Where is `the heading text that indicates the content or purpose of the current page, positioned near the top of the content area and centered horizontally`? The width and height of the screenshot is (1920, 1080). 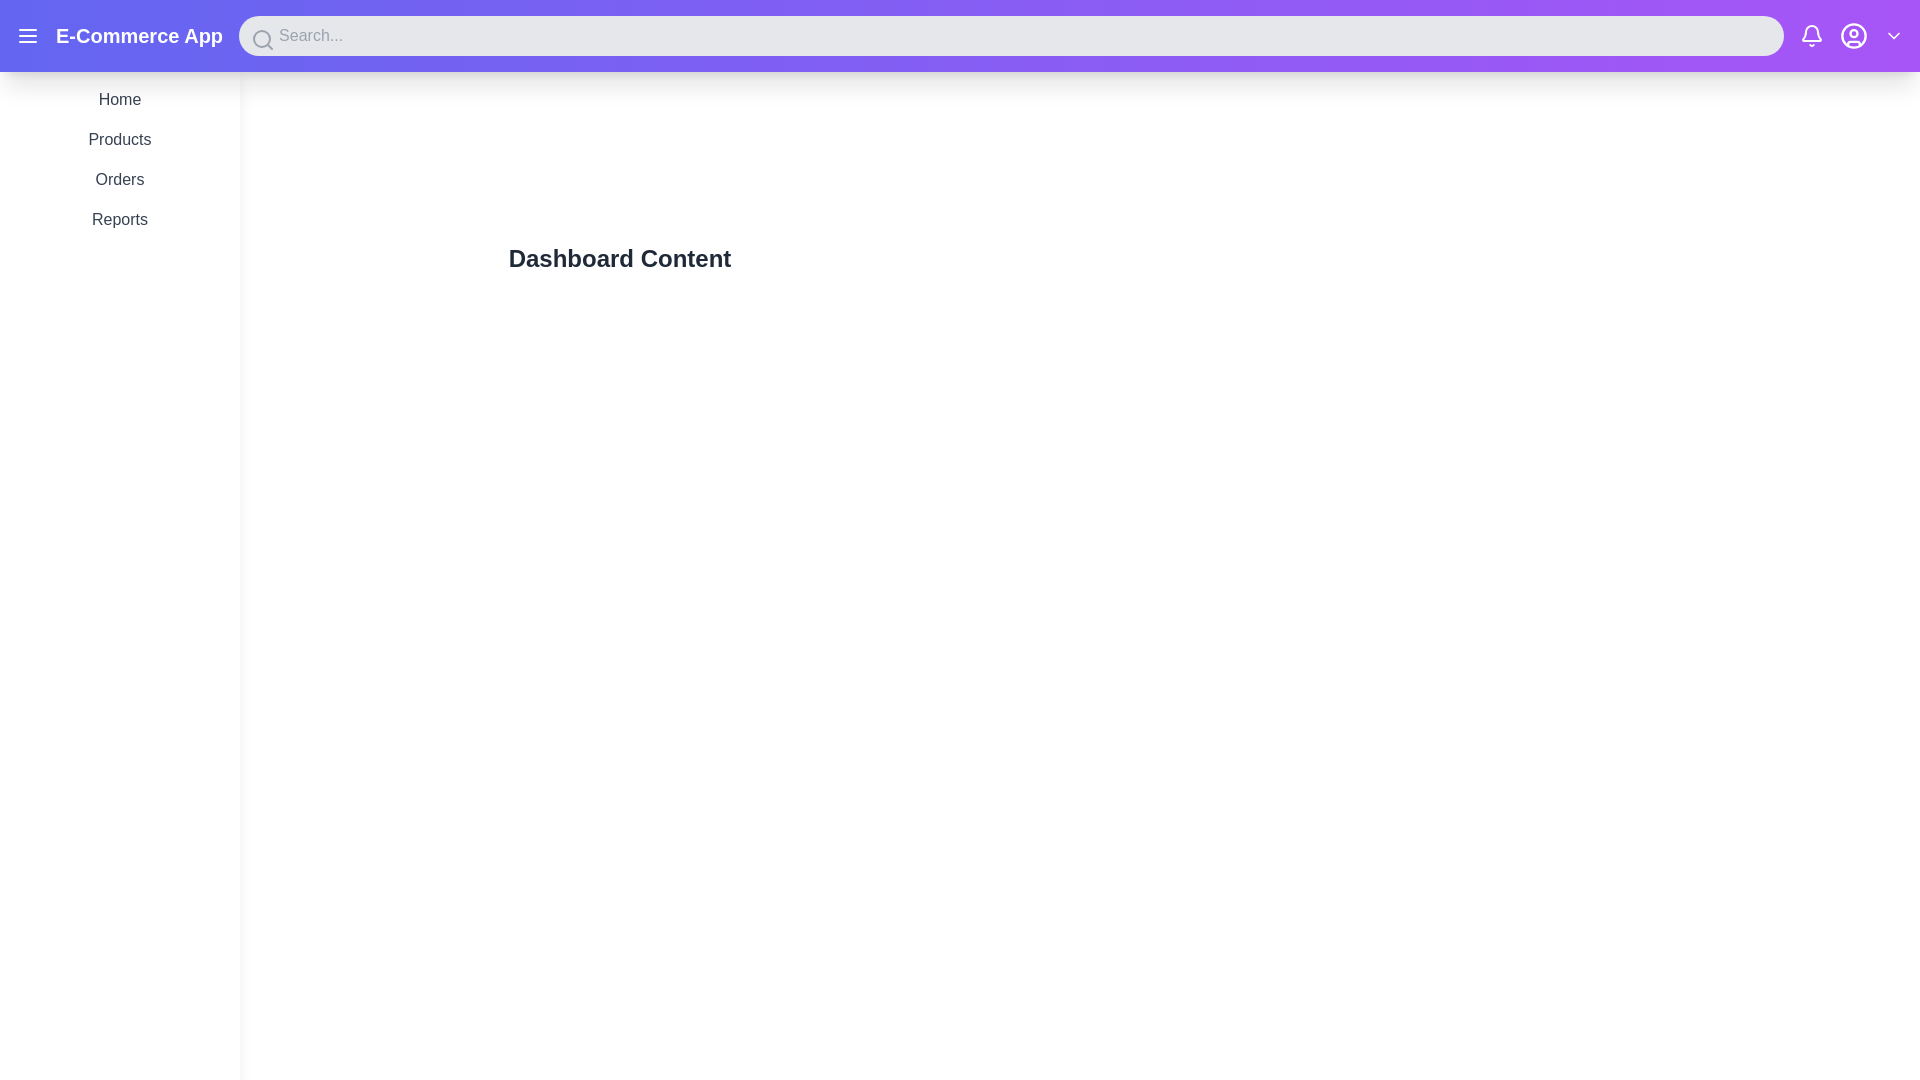
the heading text that indicates the content or purpose of the current page, positioned near the top of the content area and centered horizontally is located at coordinates (618, 257).